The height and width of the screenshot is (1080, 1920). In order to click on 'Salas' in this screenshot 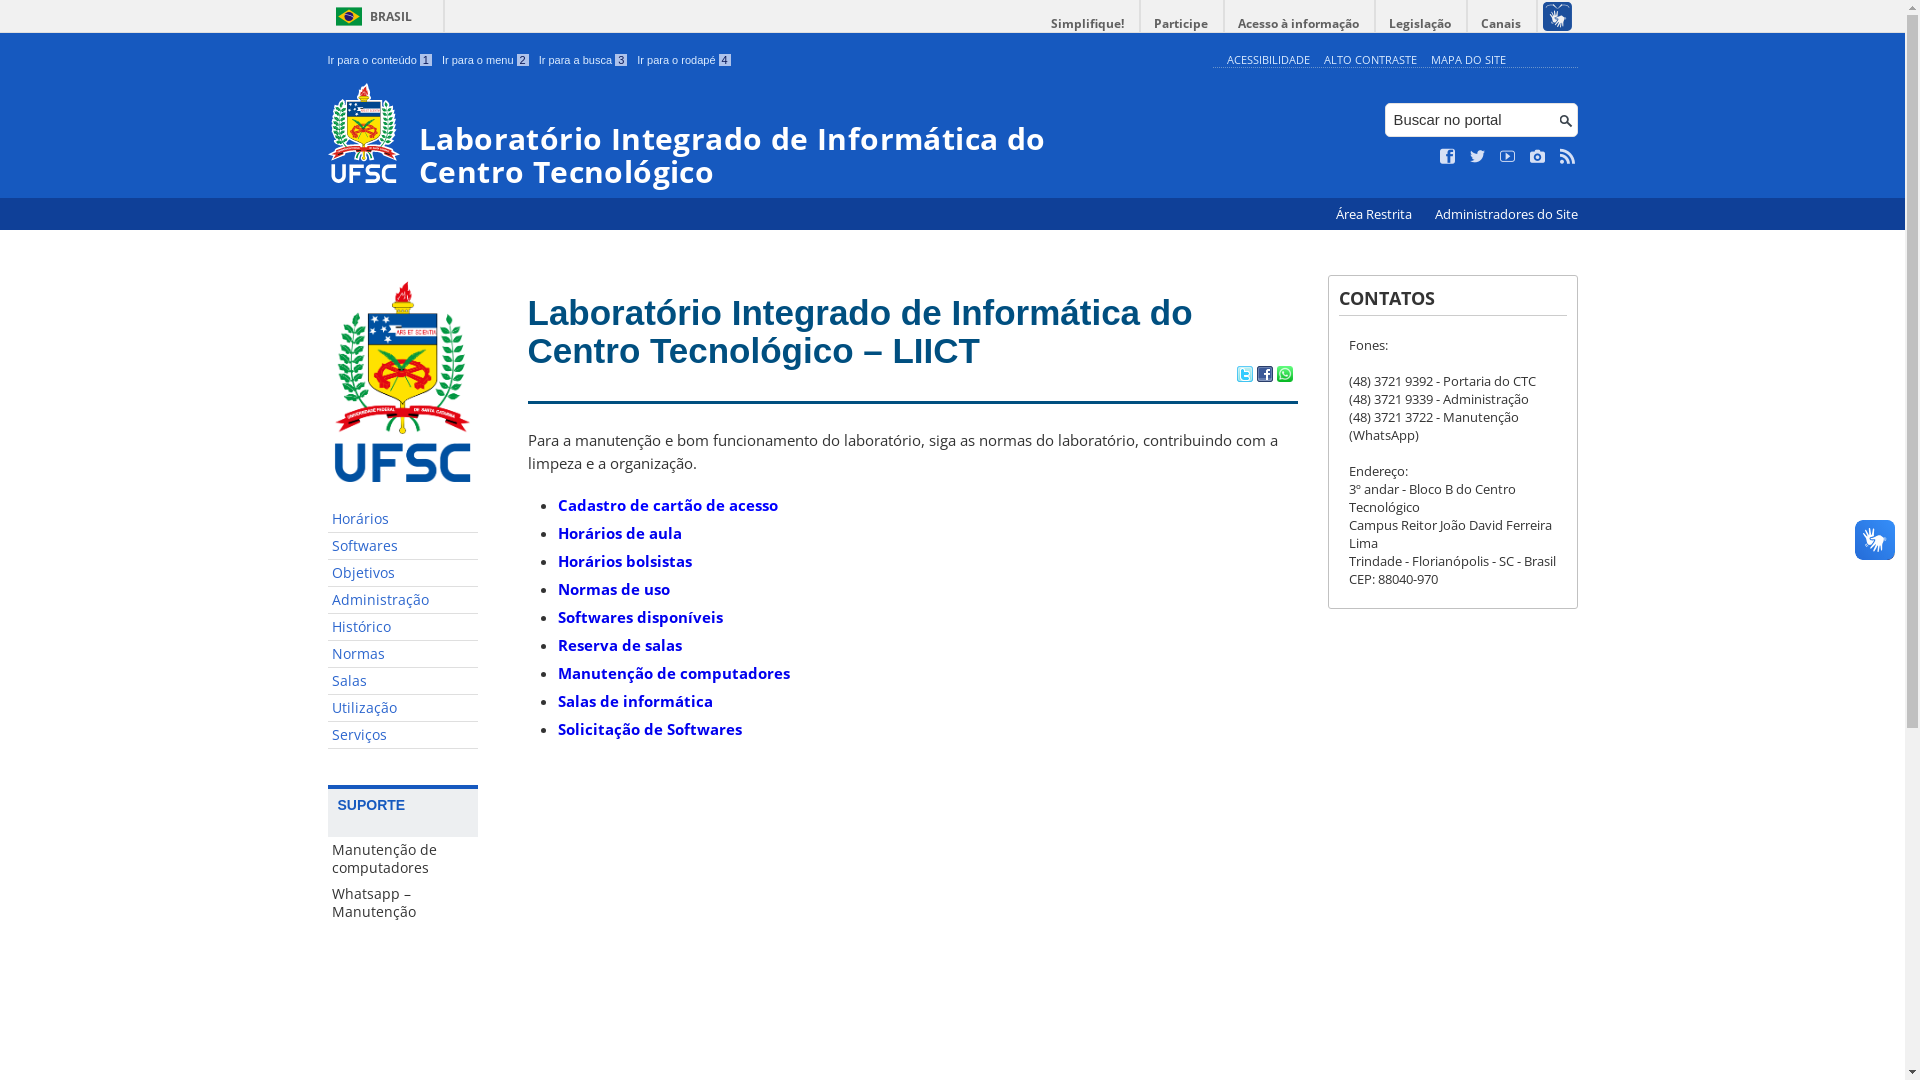, I will do `click(402, 680)`.